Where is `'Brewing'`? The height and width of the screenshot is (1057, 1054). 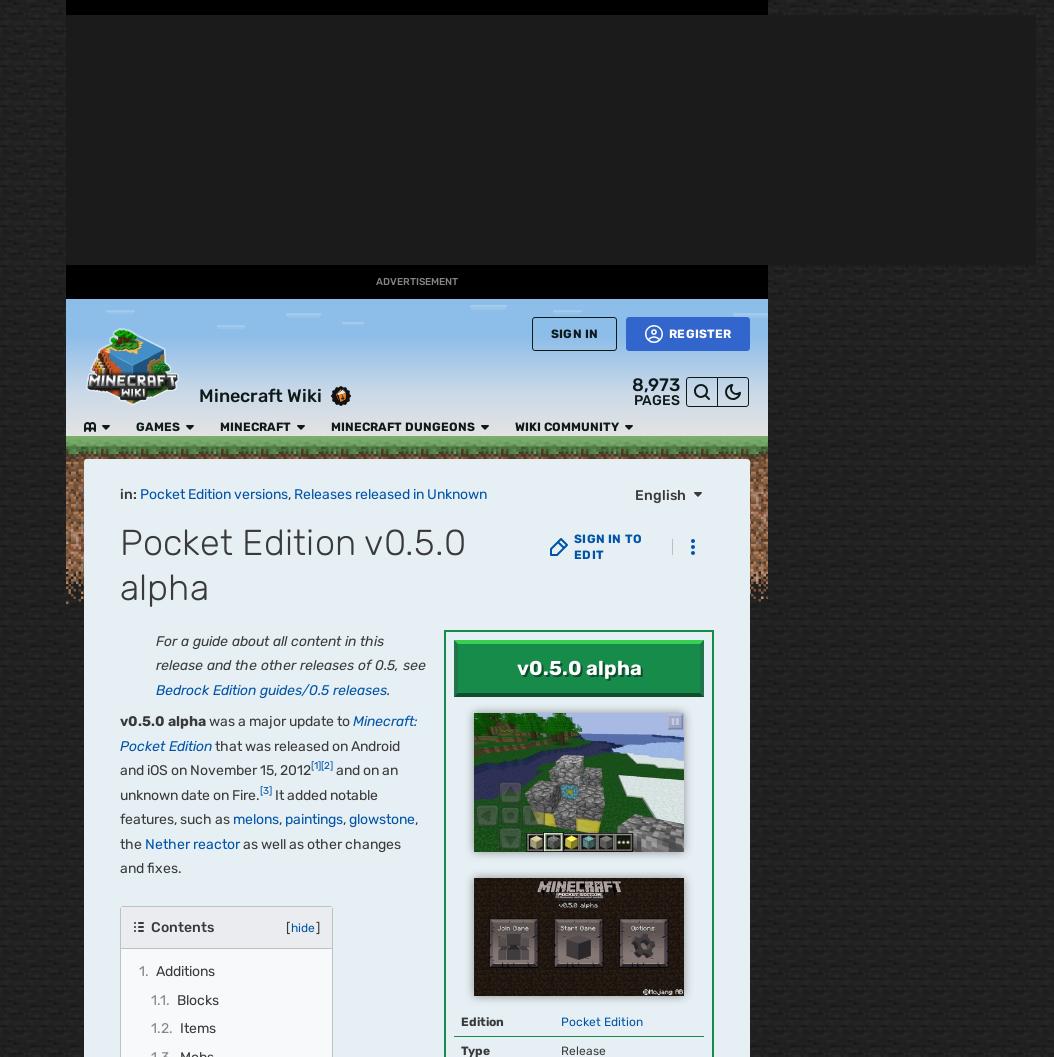
'Brewing' is located at coordinates (519, 619).